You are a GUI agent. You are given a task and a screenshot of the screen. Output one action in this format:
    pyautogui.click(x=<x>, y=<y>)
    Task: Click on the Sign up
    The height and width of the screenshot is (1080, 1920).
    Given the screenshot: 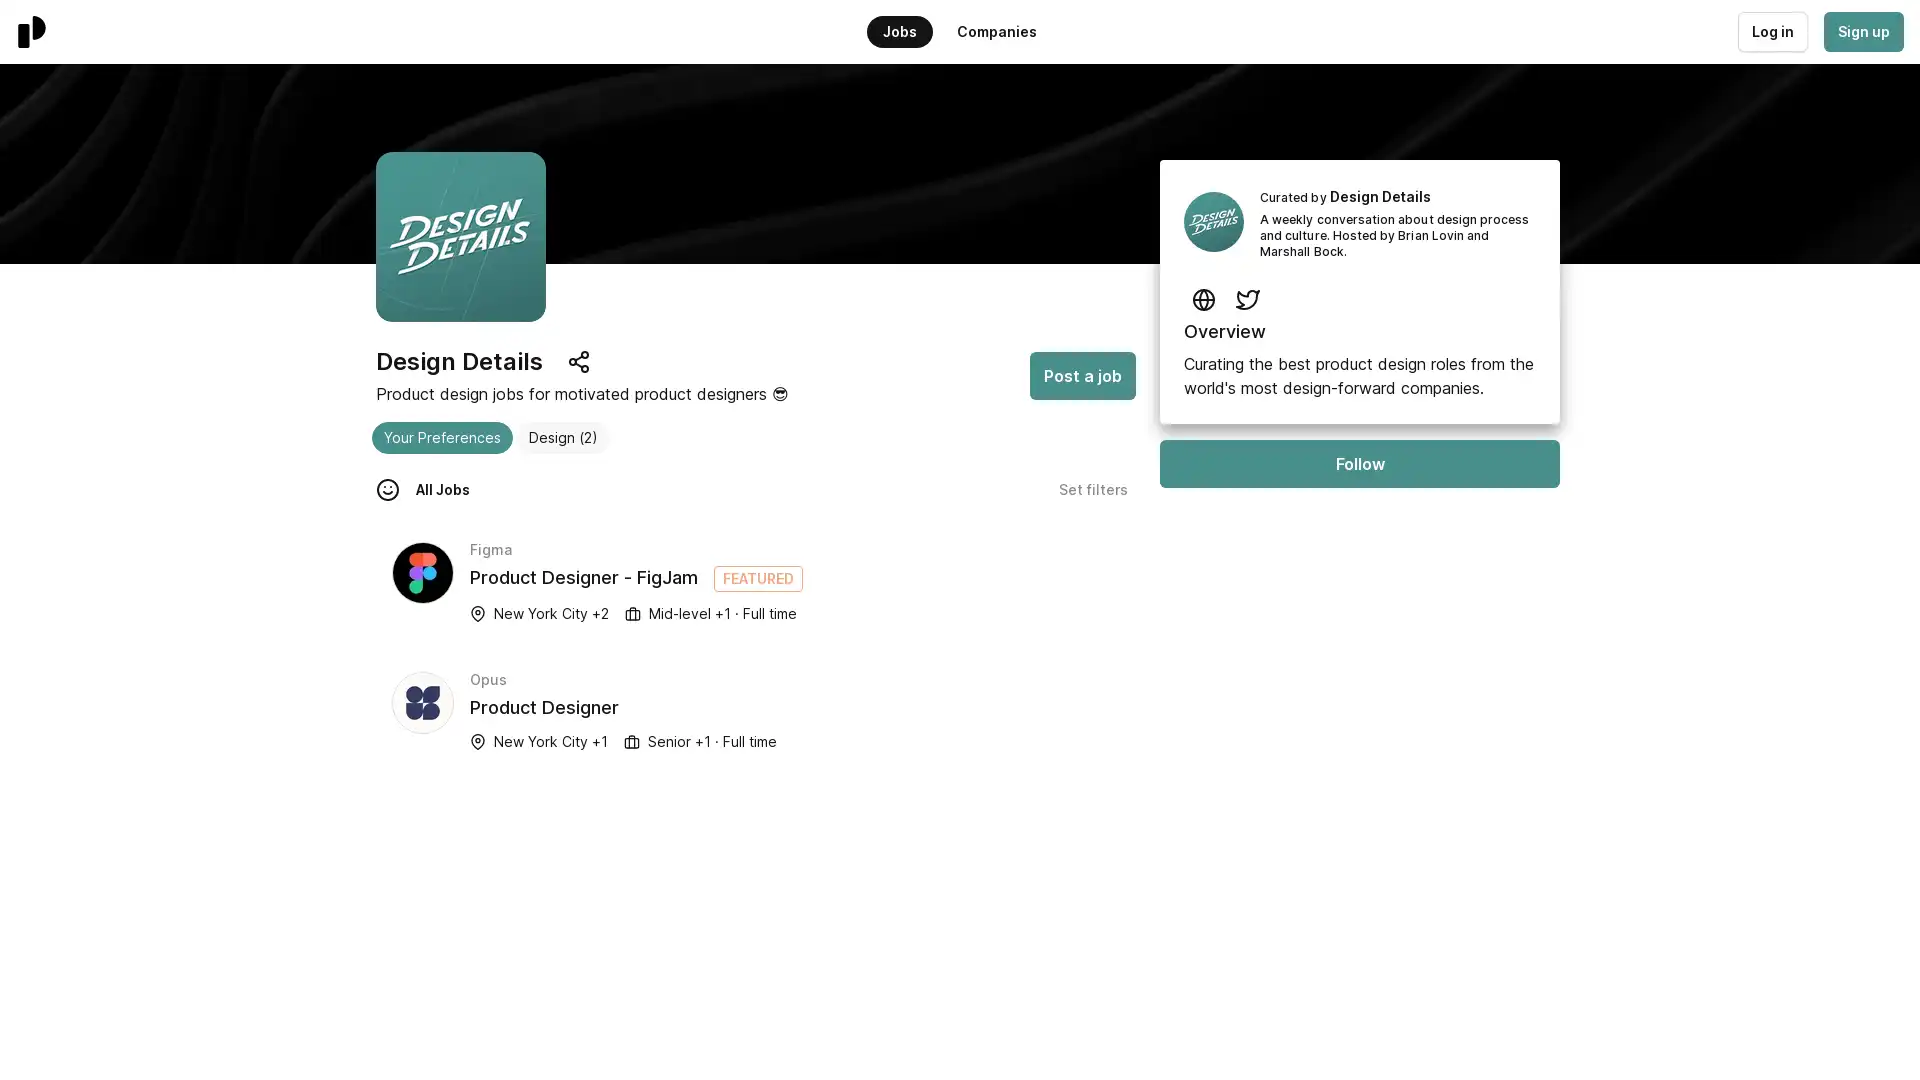 What is the action you would take?
    pyautogui.click(x=1861, y=31)
    